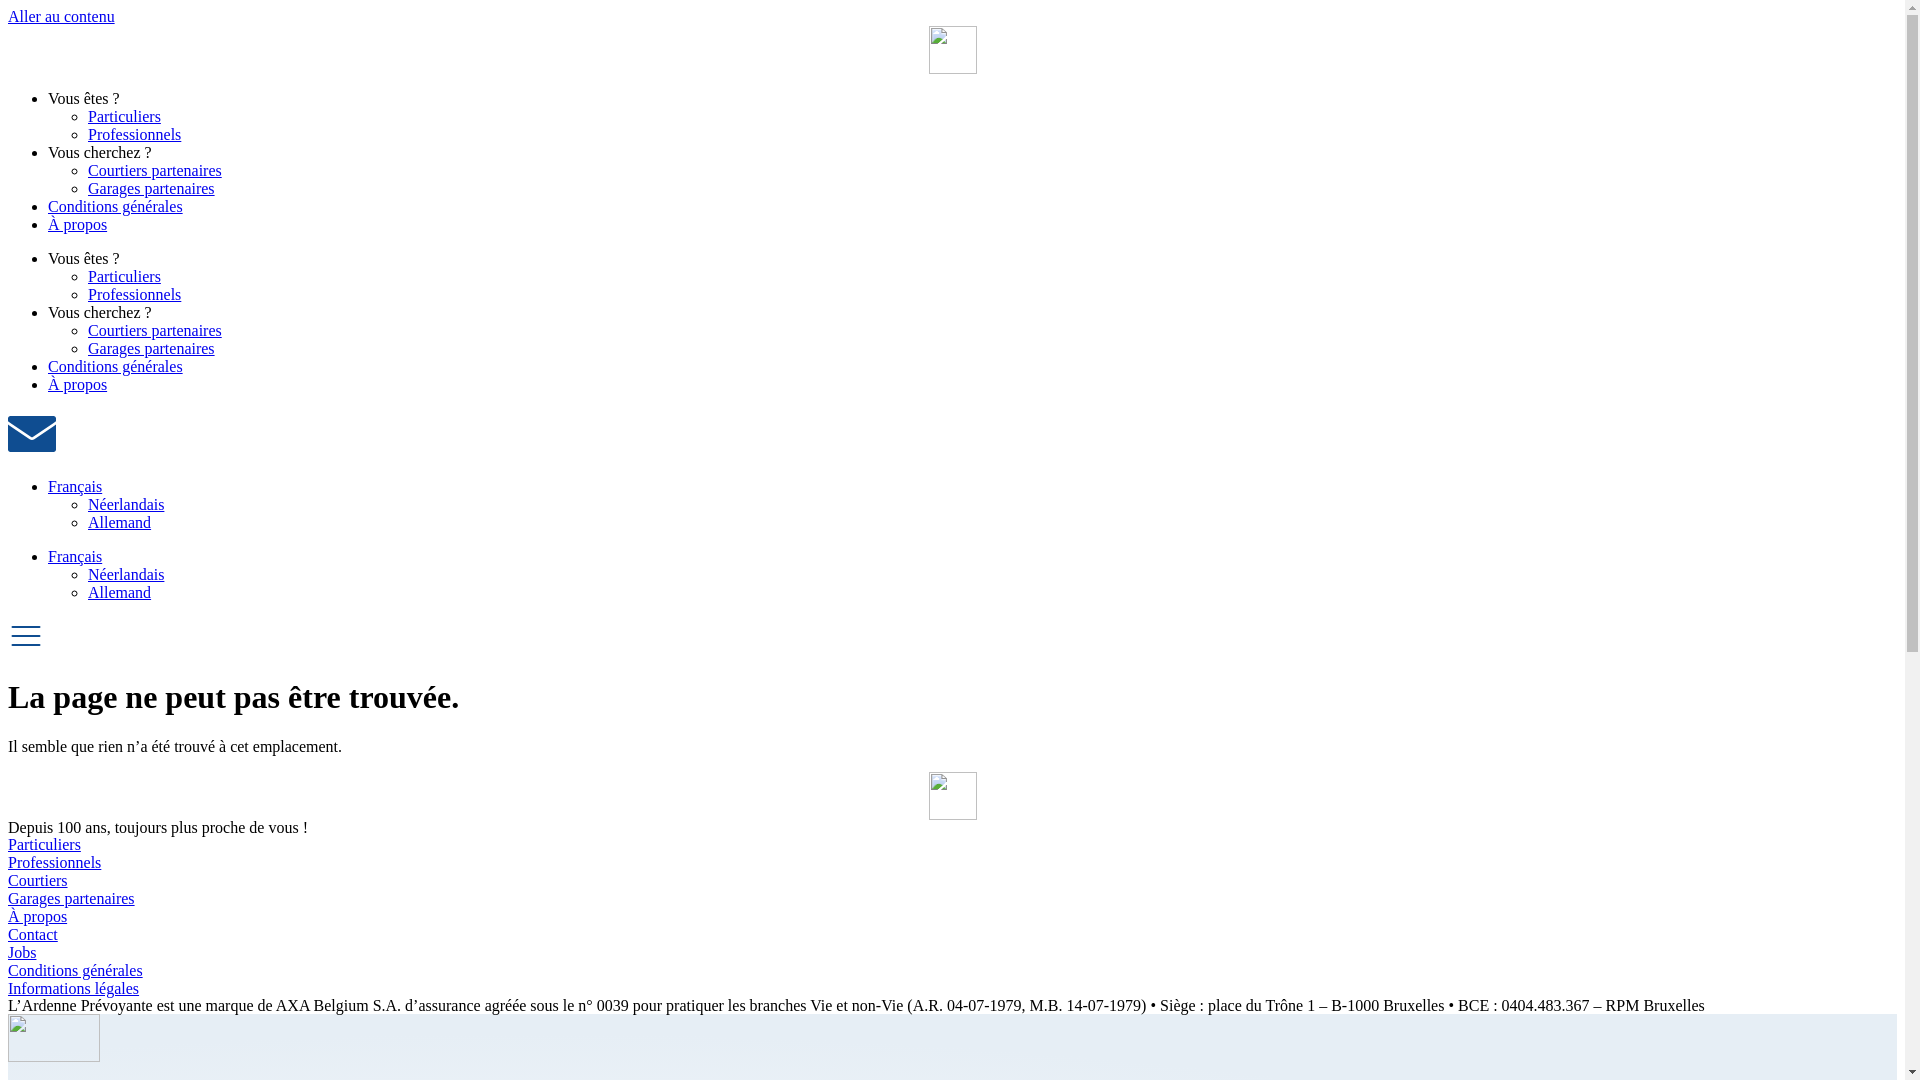 This screenshot has height=1080, width=1920. I want to click on 'Vous cherchez ?', so click(99, 312).